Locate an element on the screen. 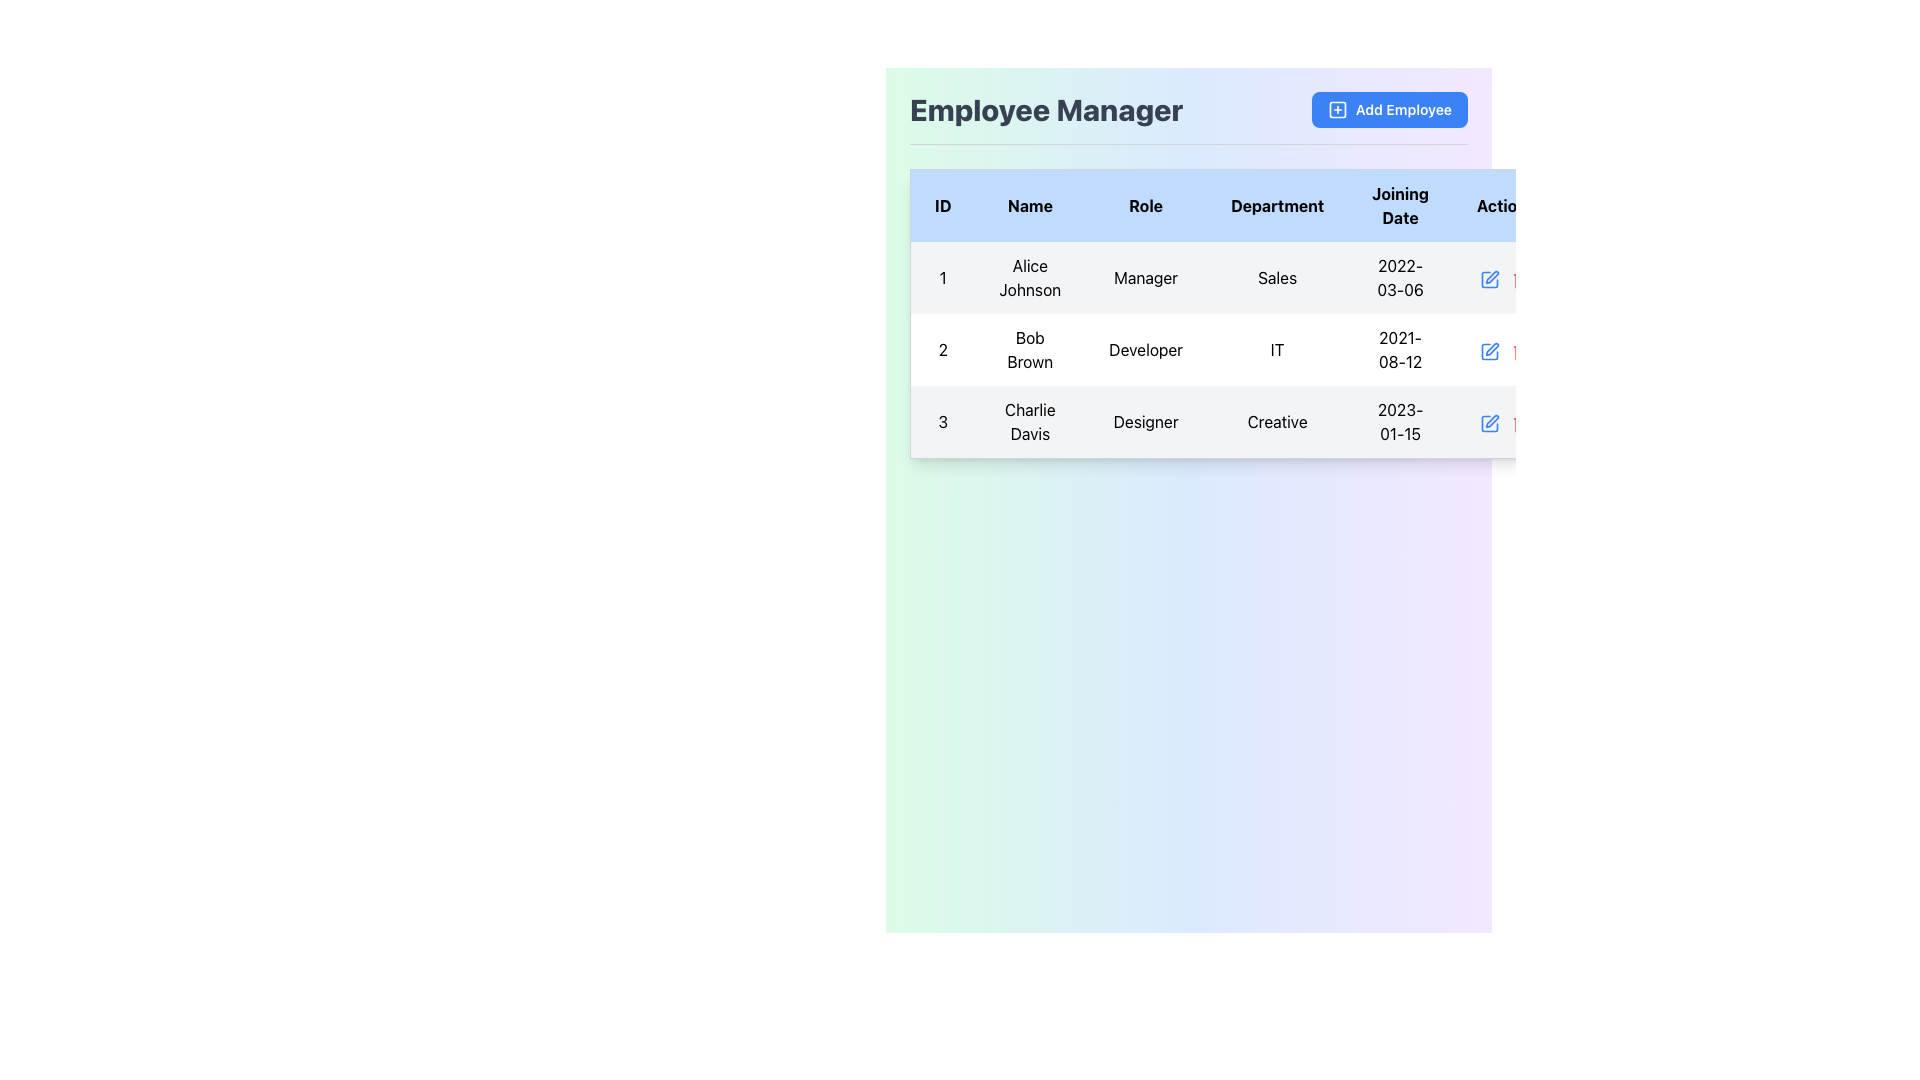  the small blue pen icon button in the 'Actions' section is located at coordinates (1490, 277).